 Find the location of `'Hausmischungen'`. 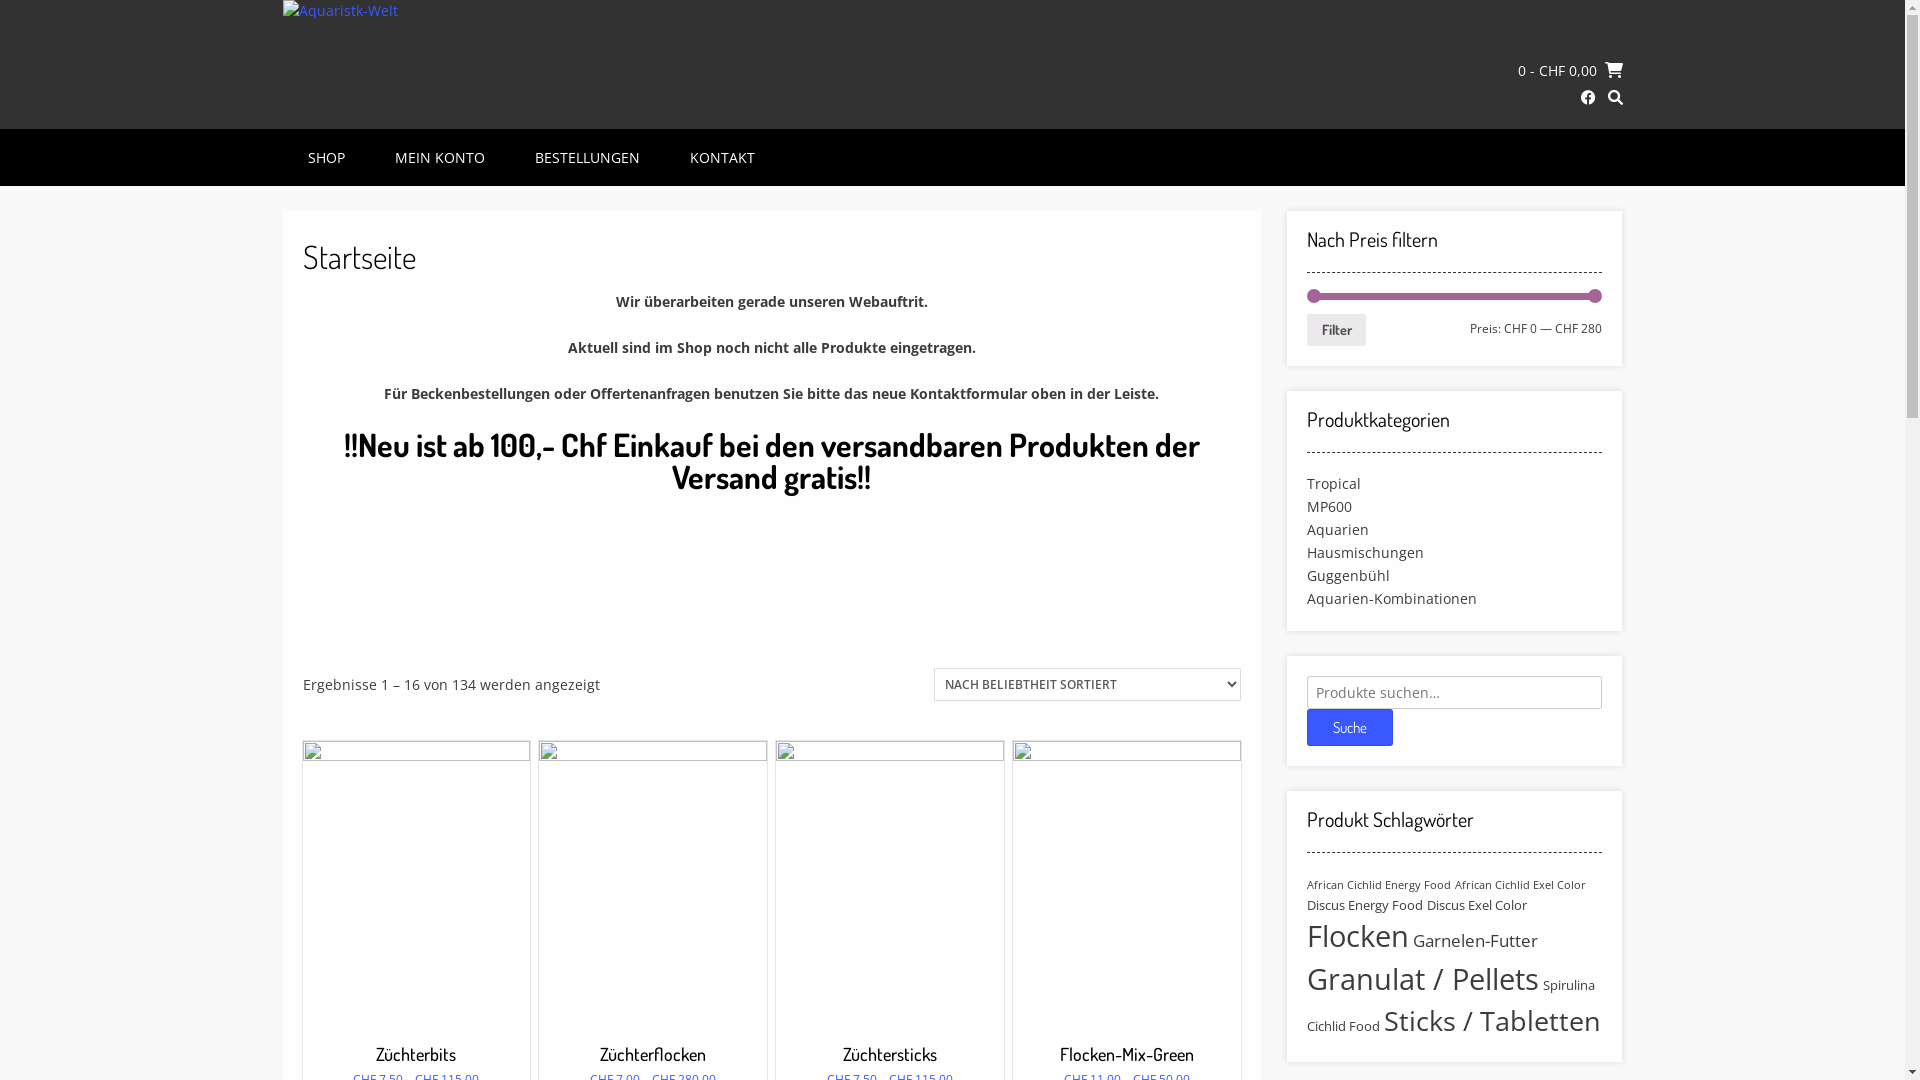

'Hausmischungen' is located at coordinates (1364, 551).